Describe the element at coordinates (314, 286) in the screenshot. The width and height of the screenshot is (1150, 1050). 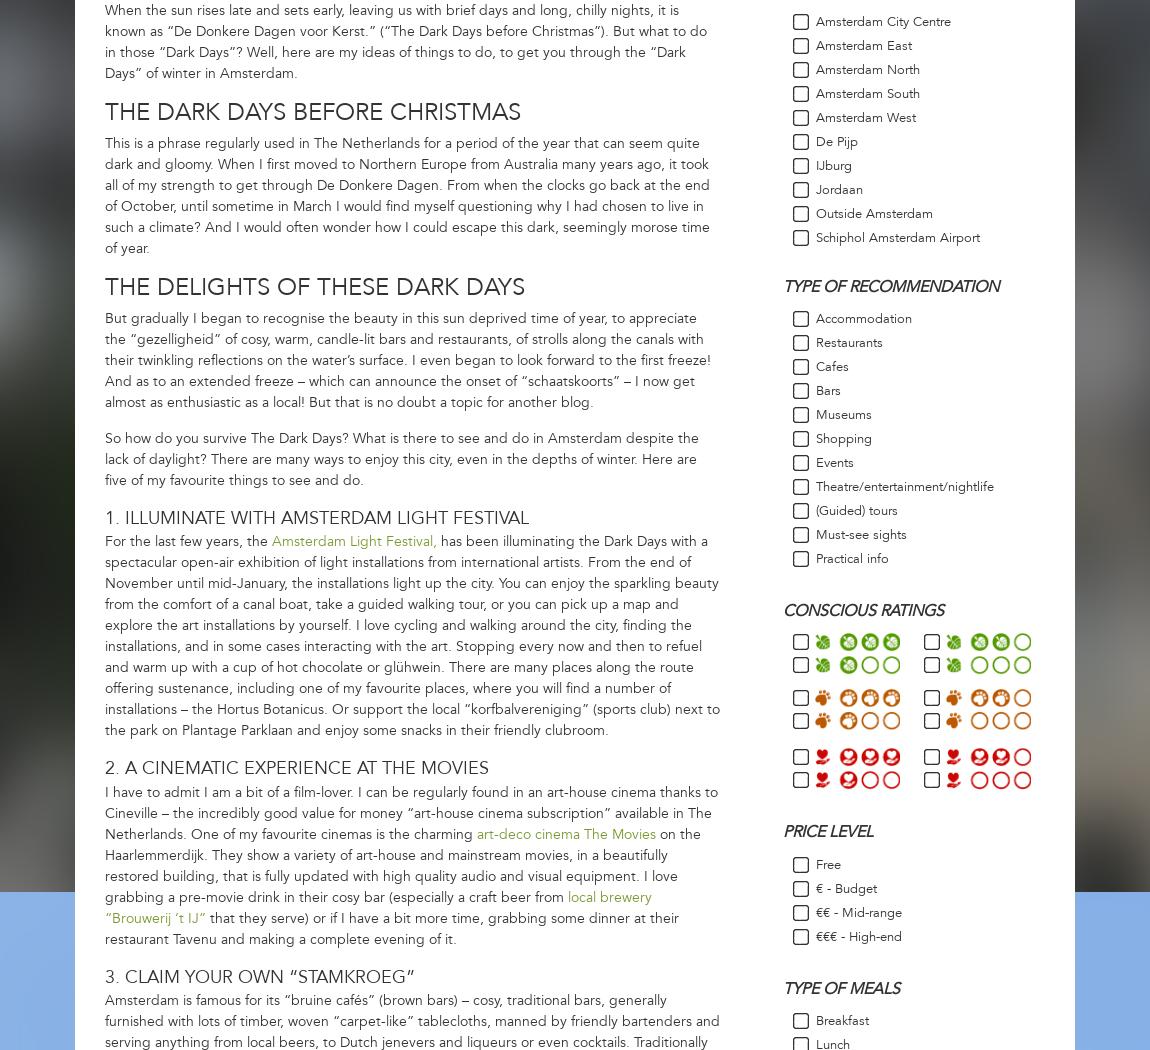
I see `'The delights of these Dark Days'` at that location.